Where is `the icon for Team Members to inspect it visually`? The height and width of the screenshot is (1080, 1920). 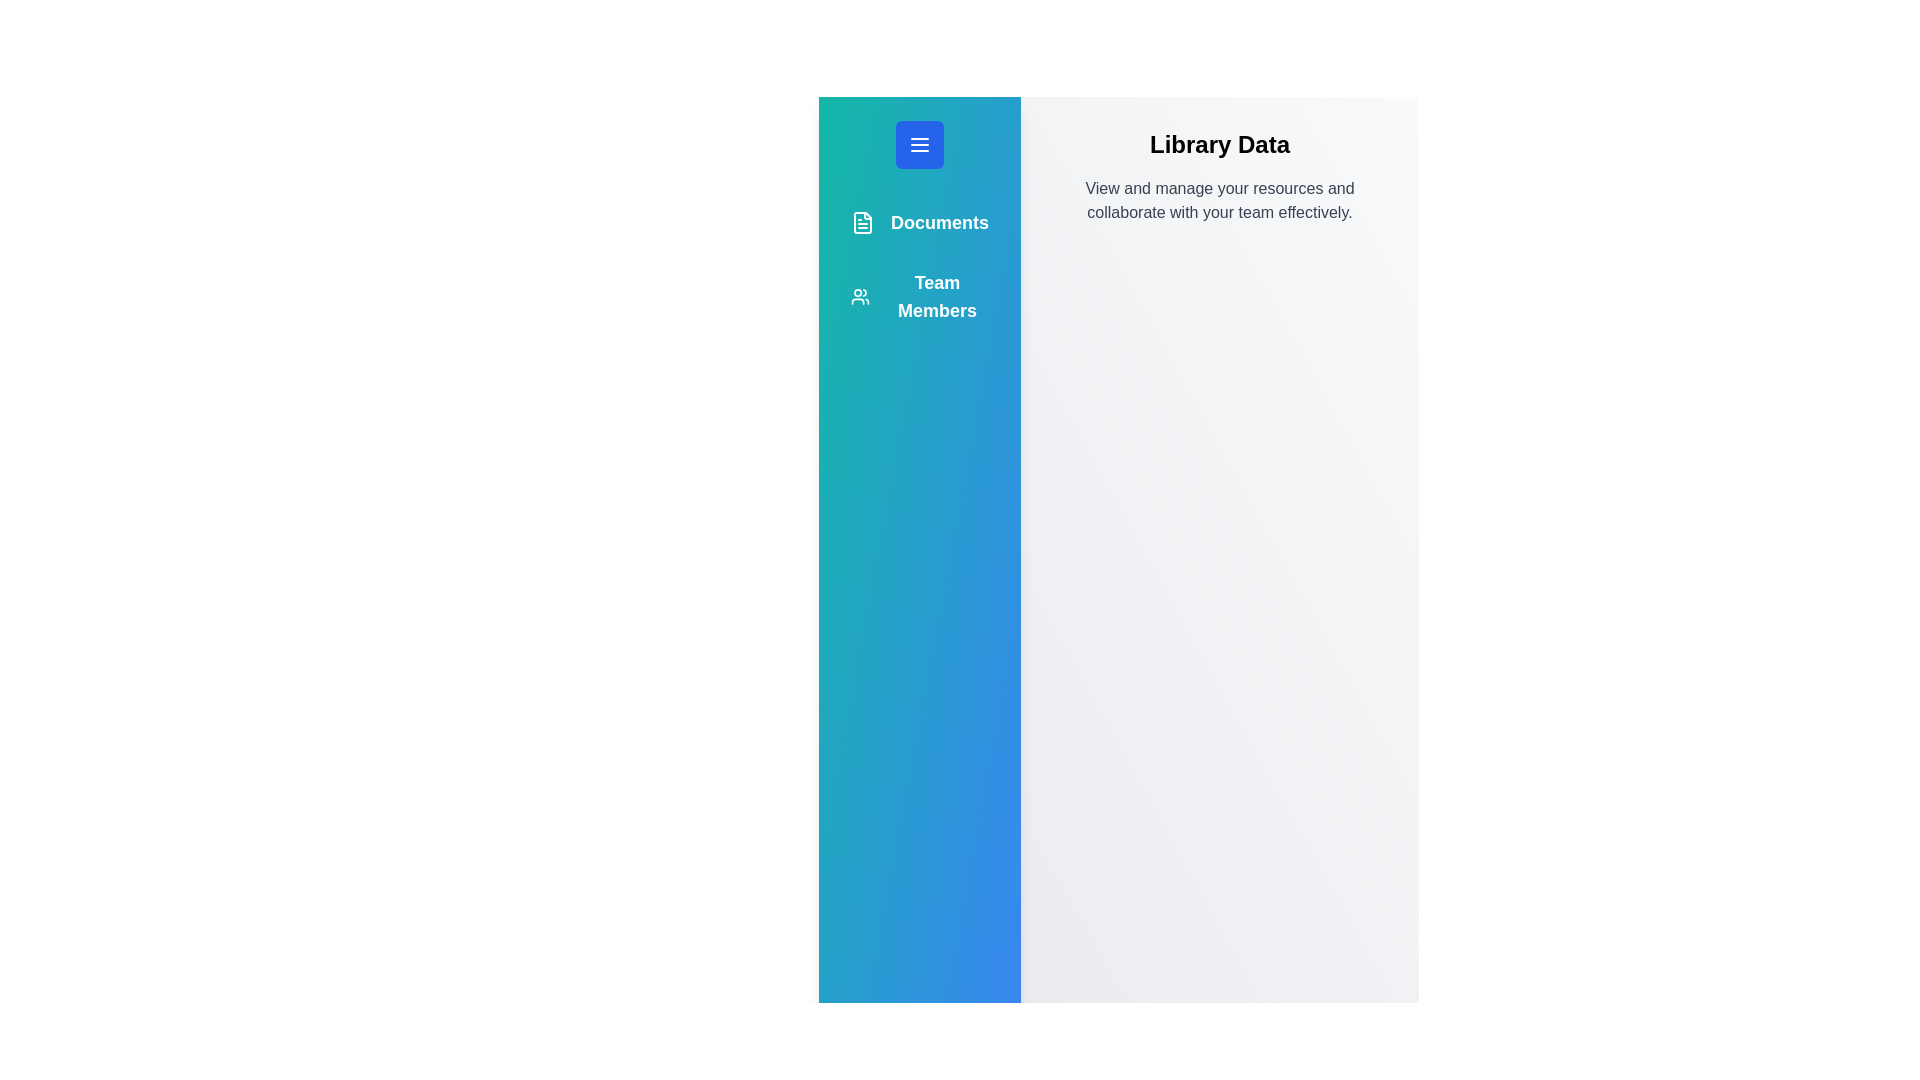 the icon for Team Members to inspect it visually is located at coordinates (859, 297).